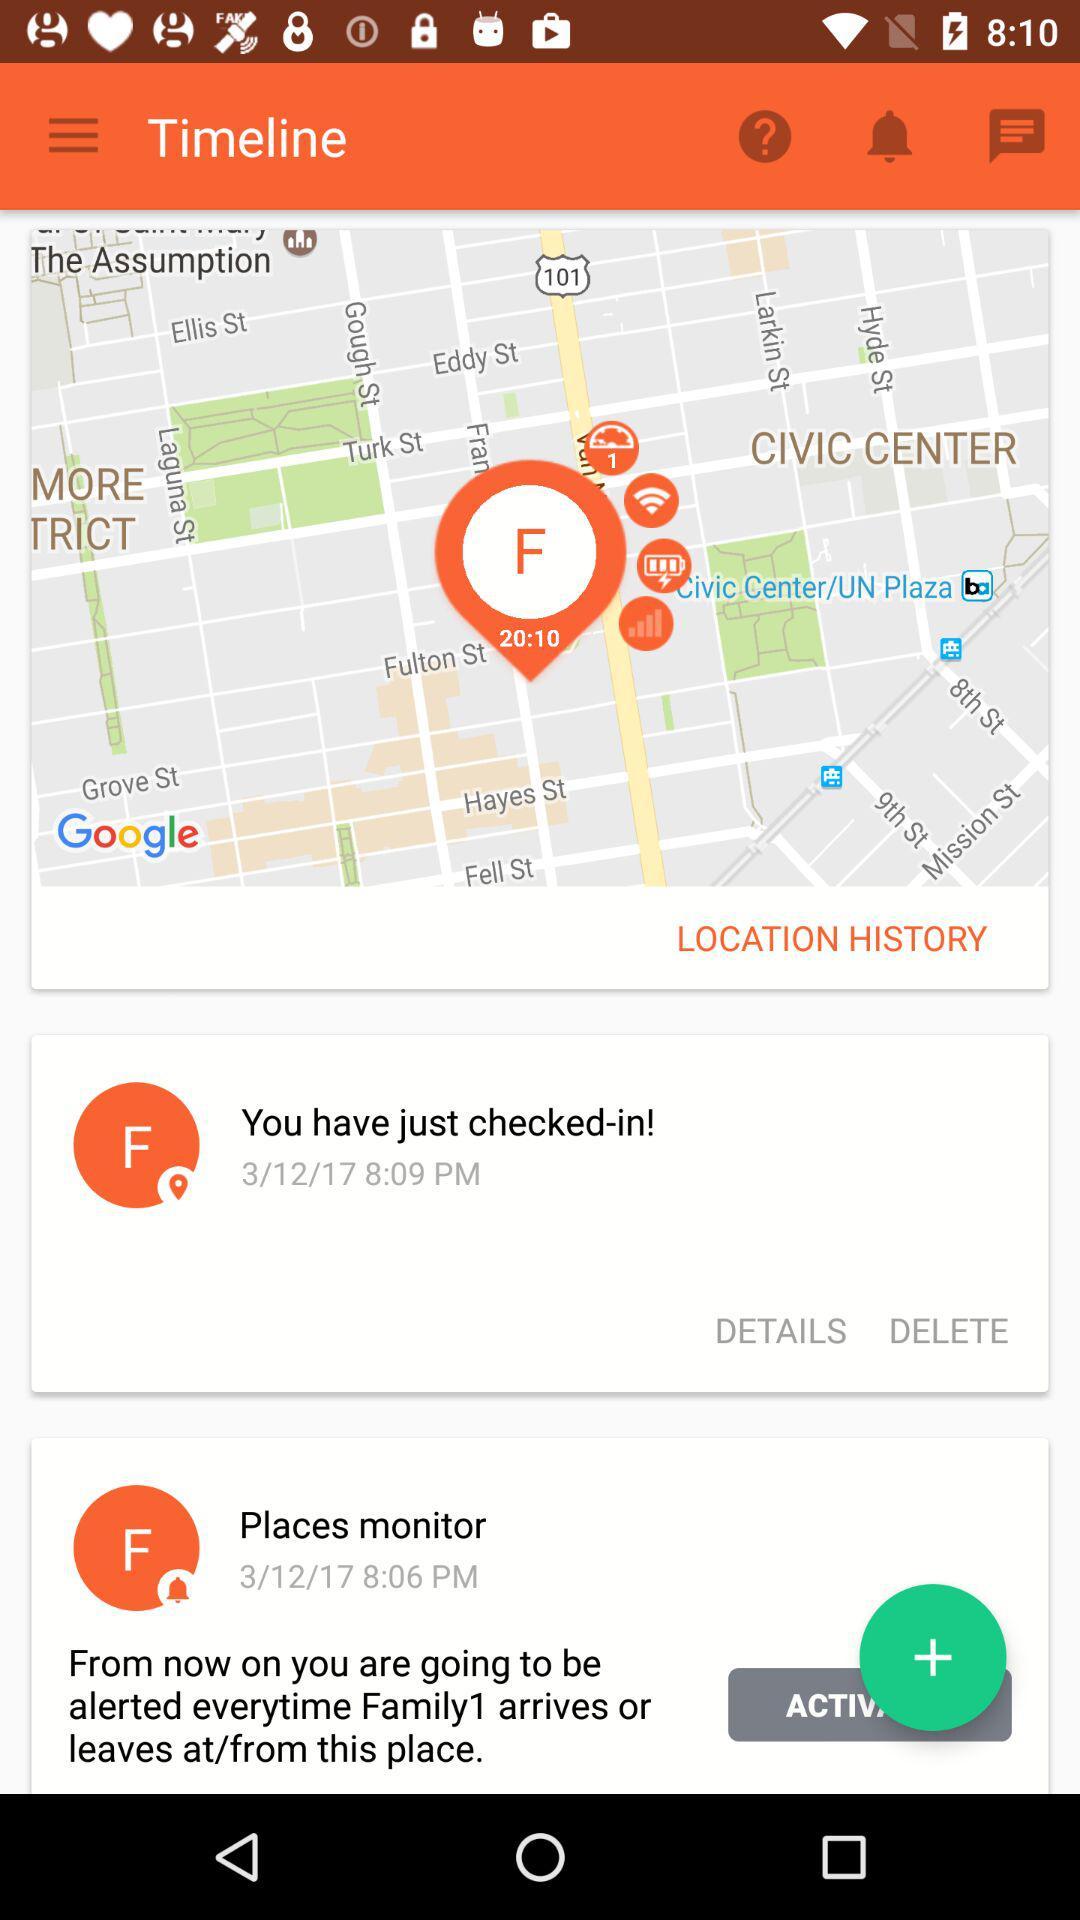 This screenshot has width=1080, height=1920. Describe the element at coordinates (72, 135) in the screenshot. I see `the item next to timeline icon` at that location.